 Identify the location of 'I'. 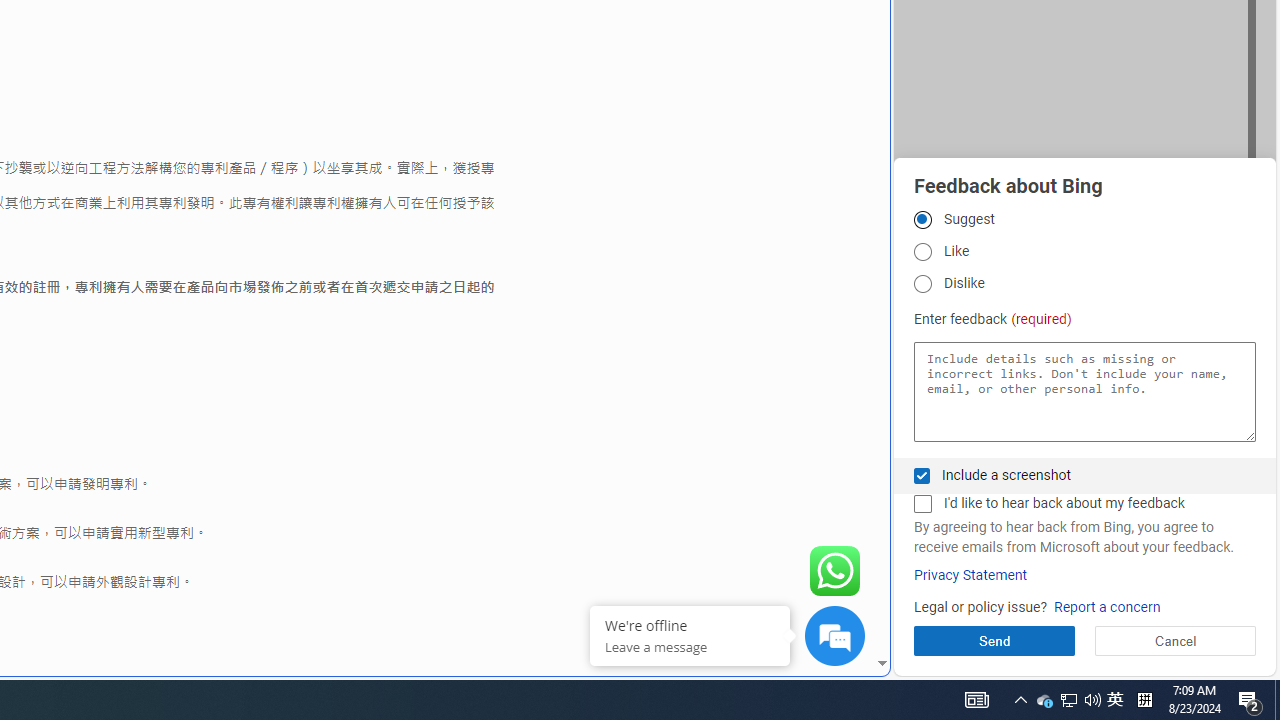
(921, 502).